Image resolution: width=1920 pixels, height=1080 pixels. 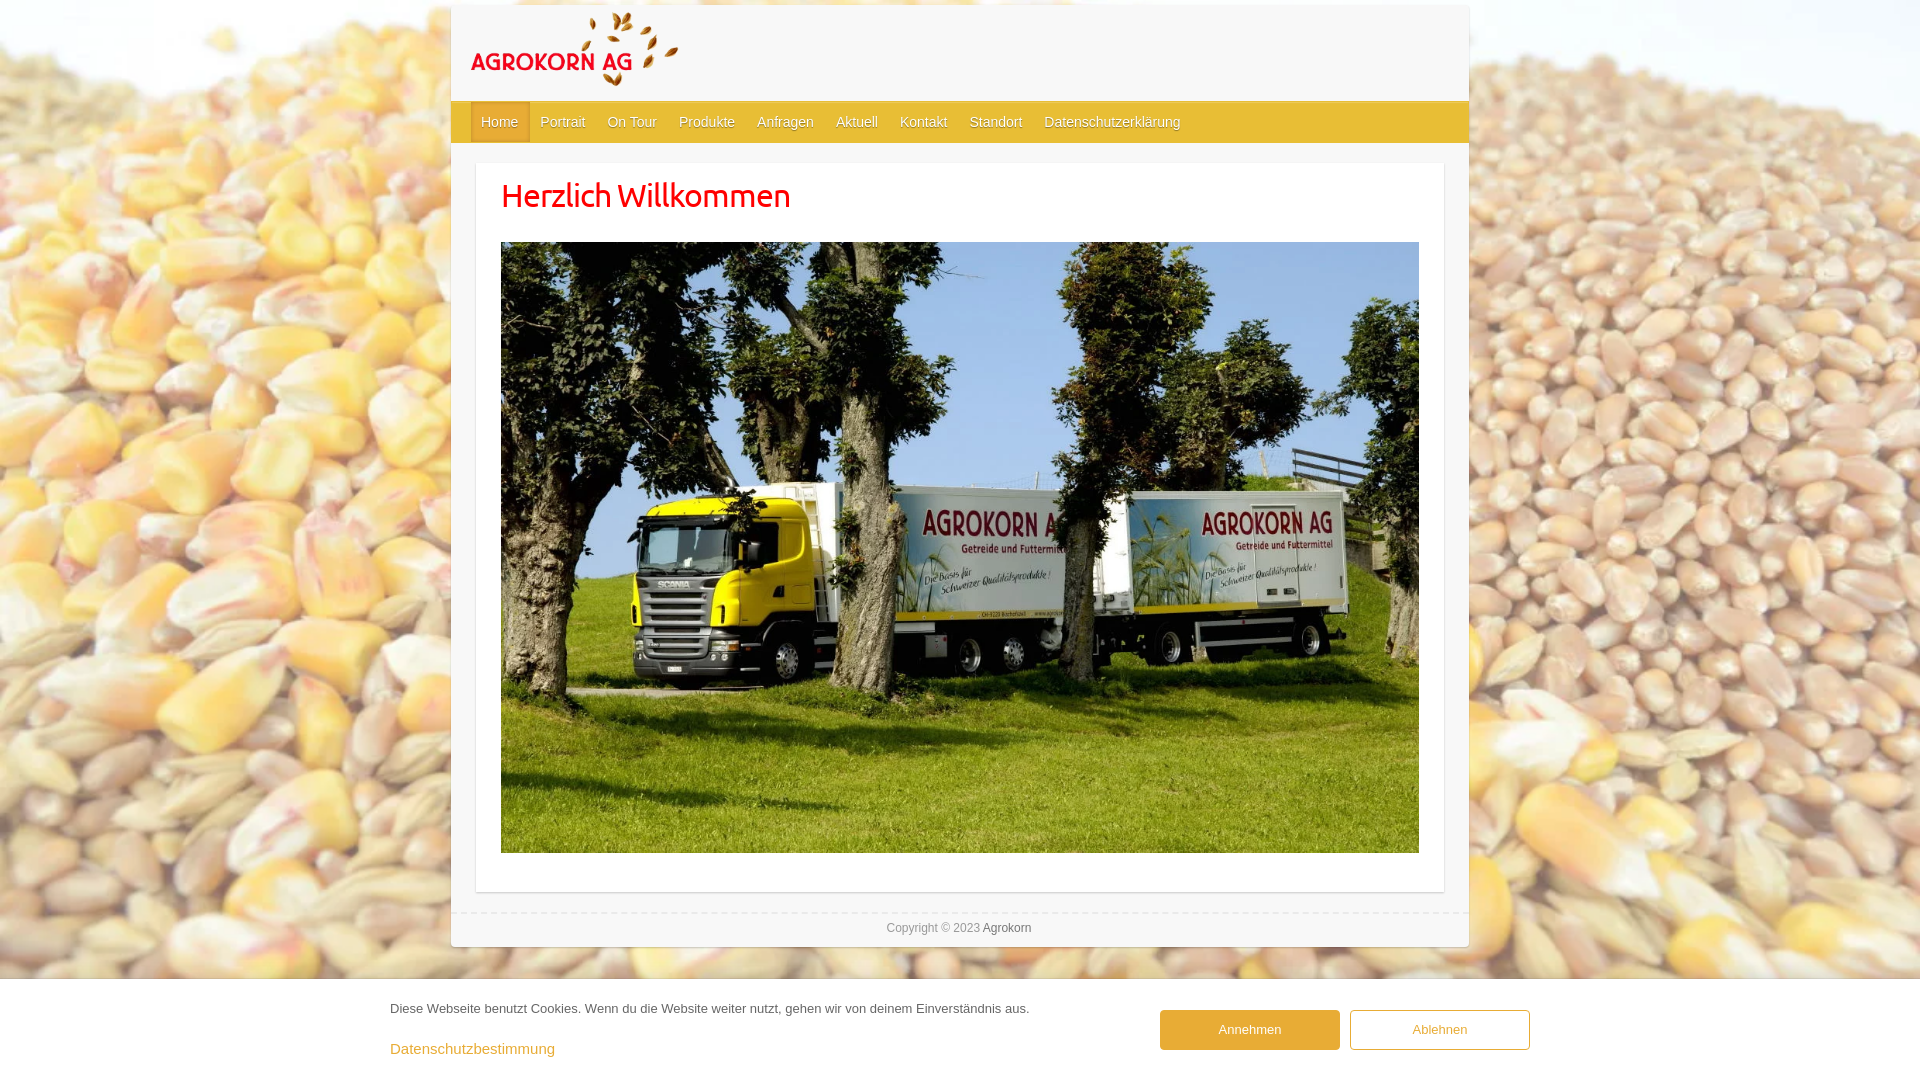 I want to click on 'Anfragen', so click(x=785, y=122).